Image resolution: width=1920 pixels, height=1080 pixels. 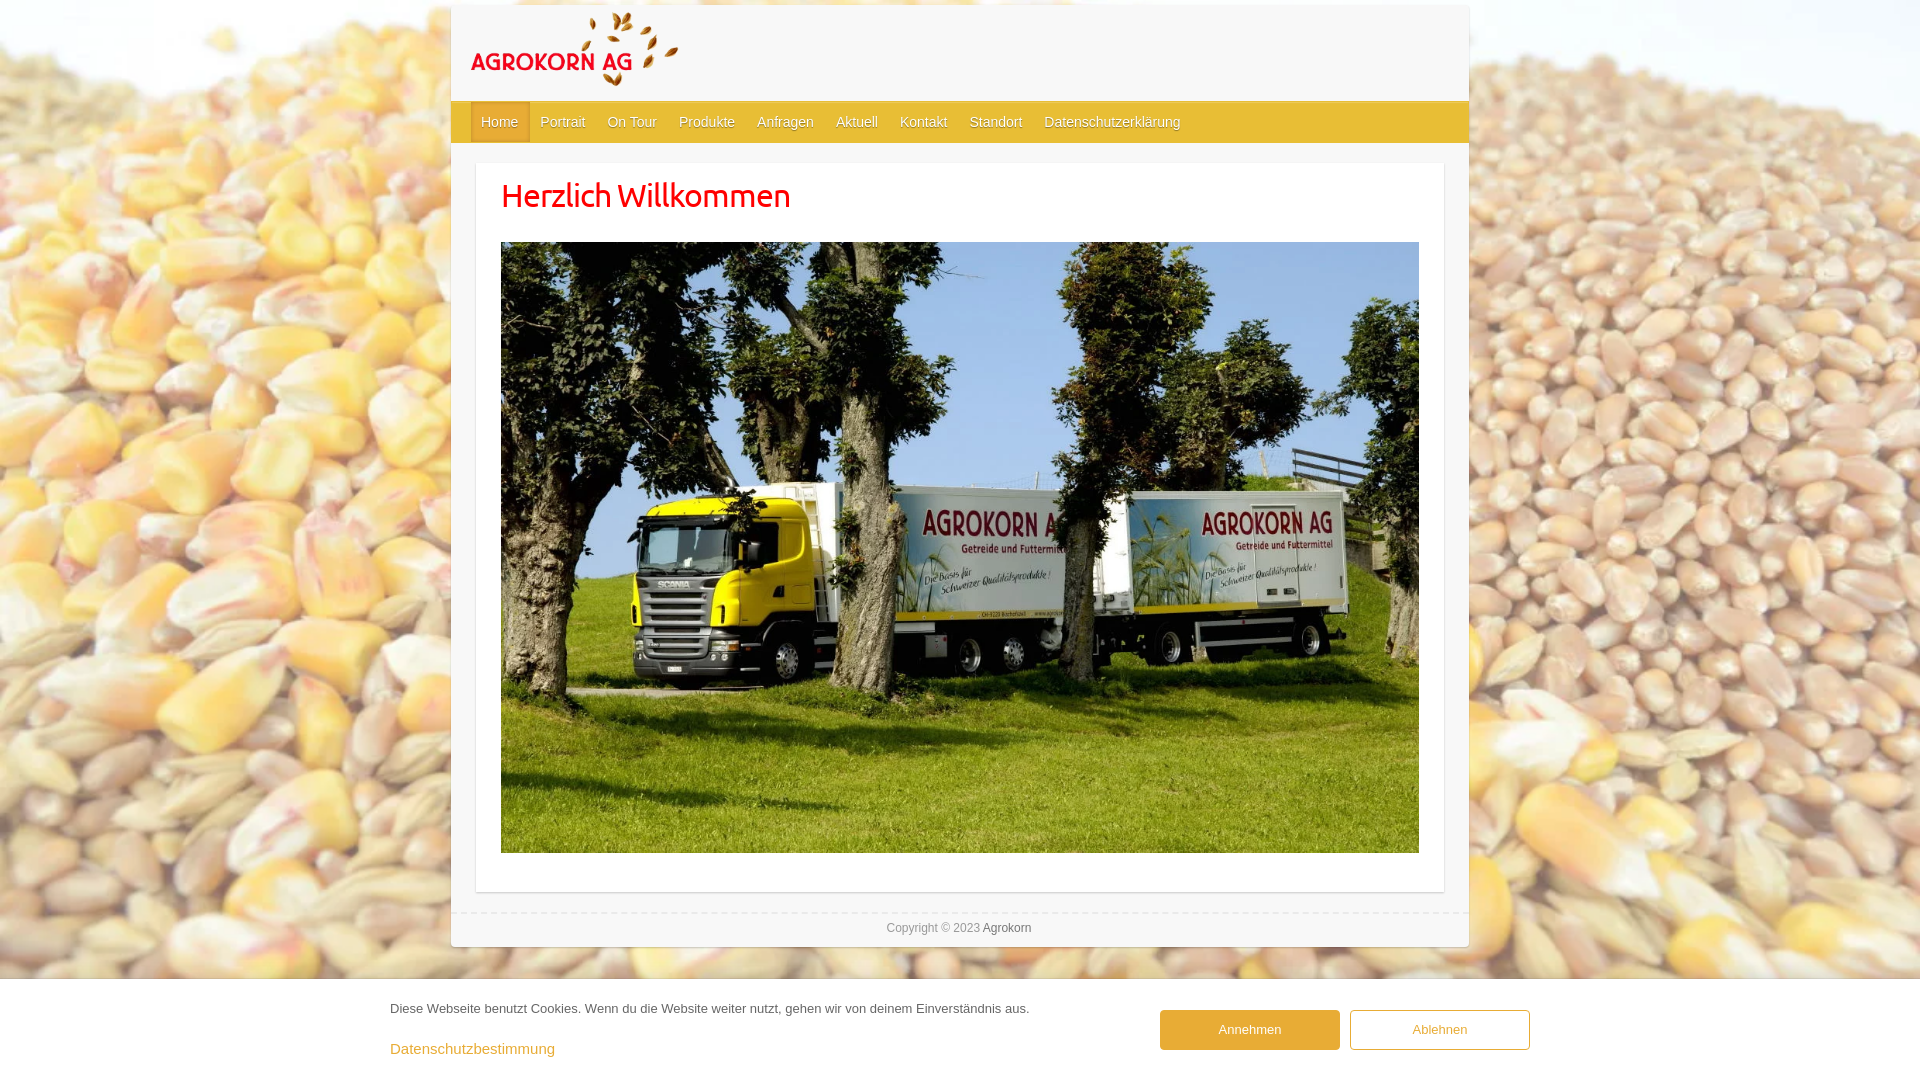 I want to click on 'Anfragen', so click(x=785, y=122).